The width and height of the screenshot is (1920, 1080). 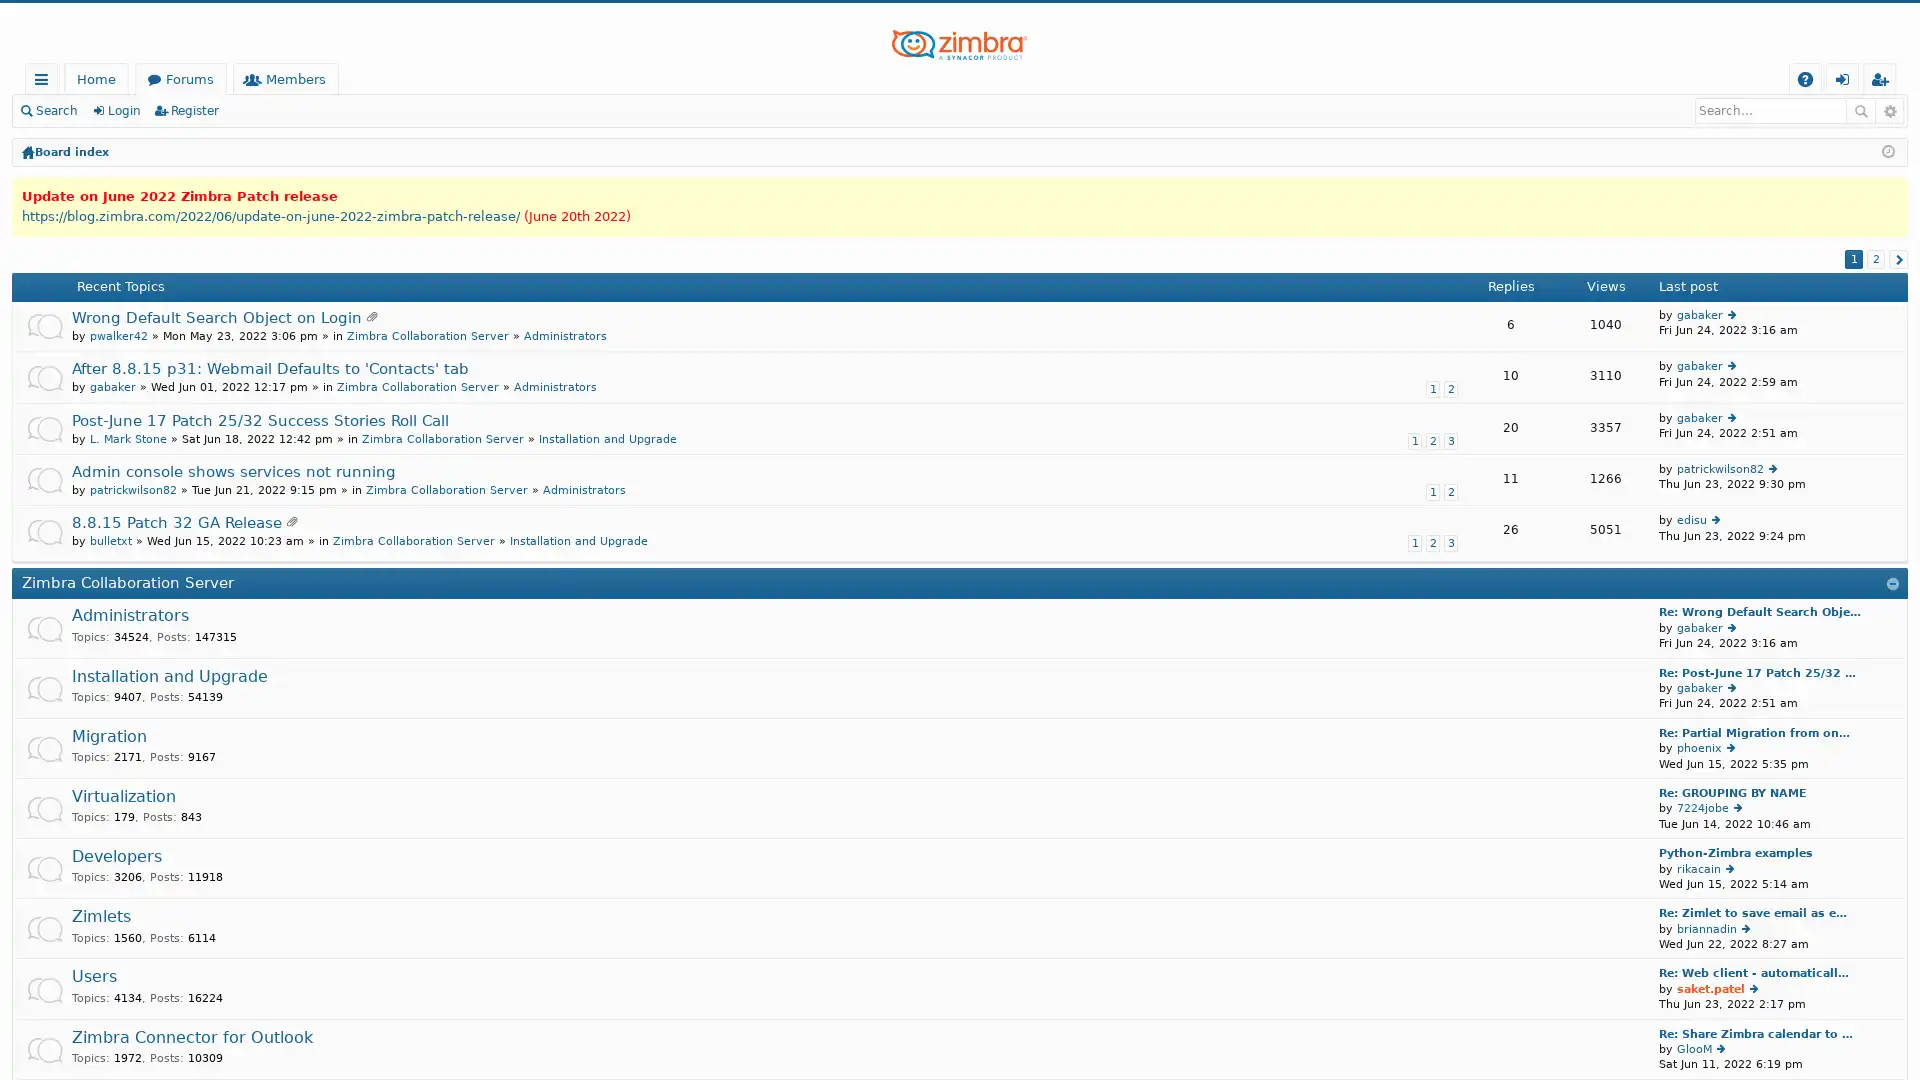 I want to click on Next, so click(x=1897, y=257).